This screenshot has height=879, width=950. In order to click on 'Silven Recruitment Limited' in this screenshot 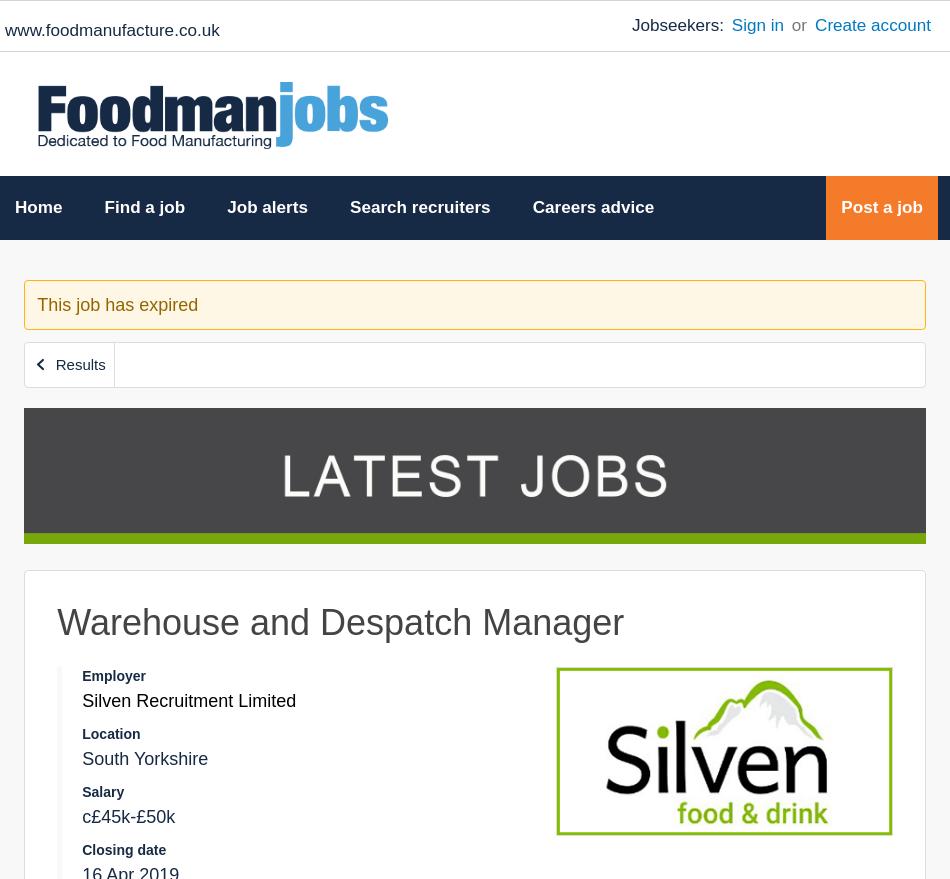, I will do `click(188, 700)`.